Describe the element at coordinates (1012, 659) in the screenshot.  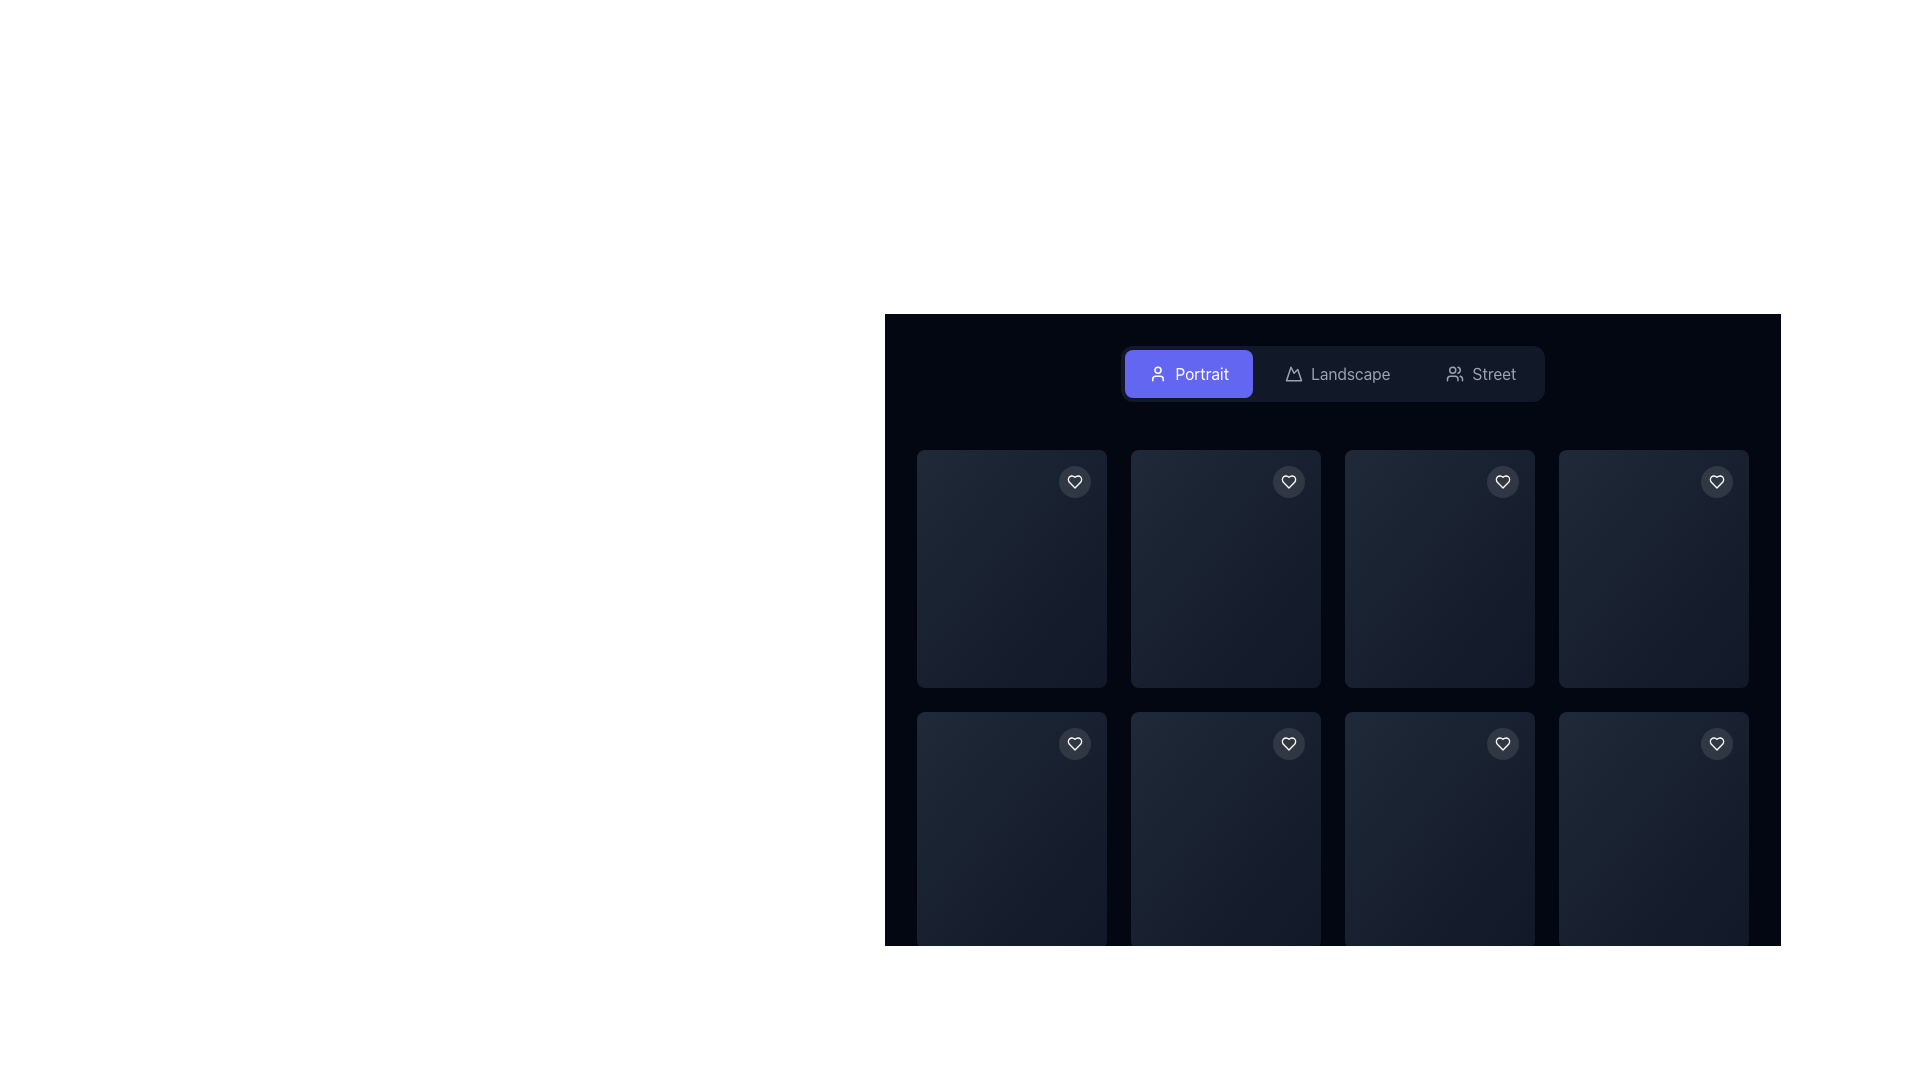
I see `the Composite textual and graphical display component located within the 'Portrait Shot 1' card, positioned at the lower part of the card` at that location.